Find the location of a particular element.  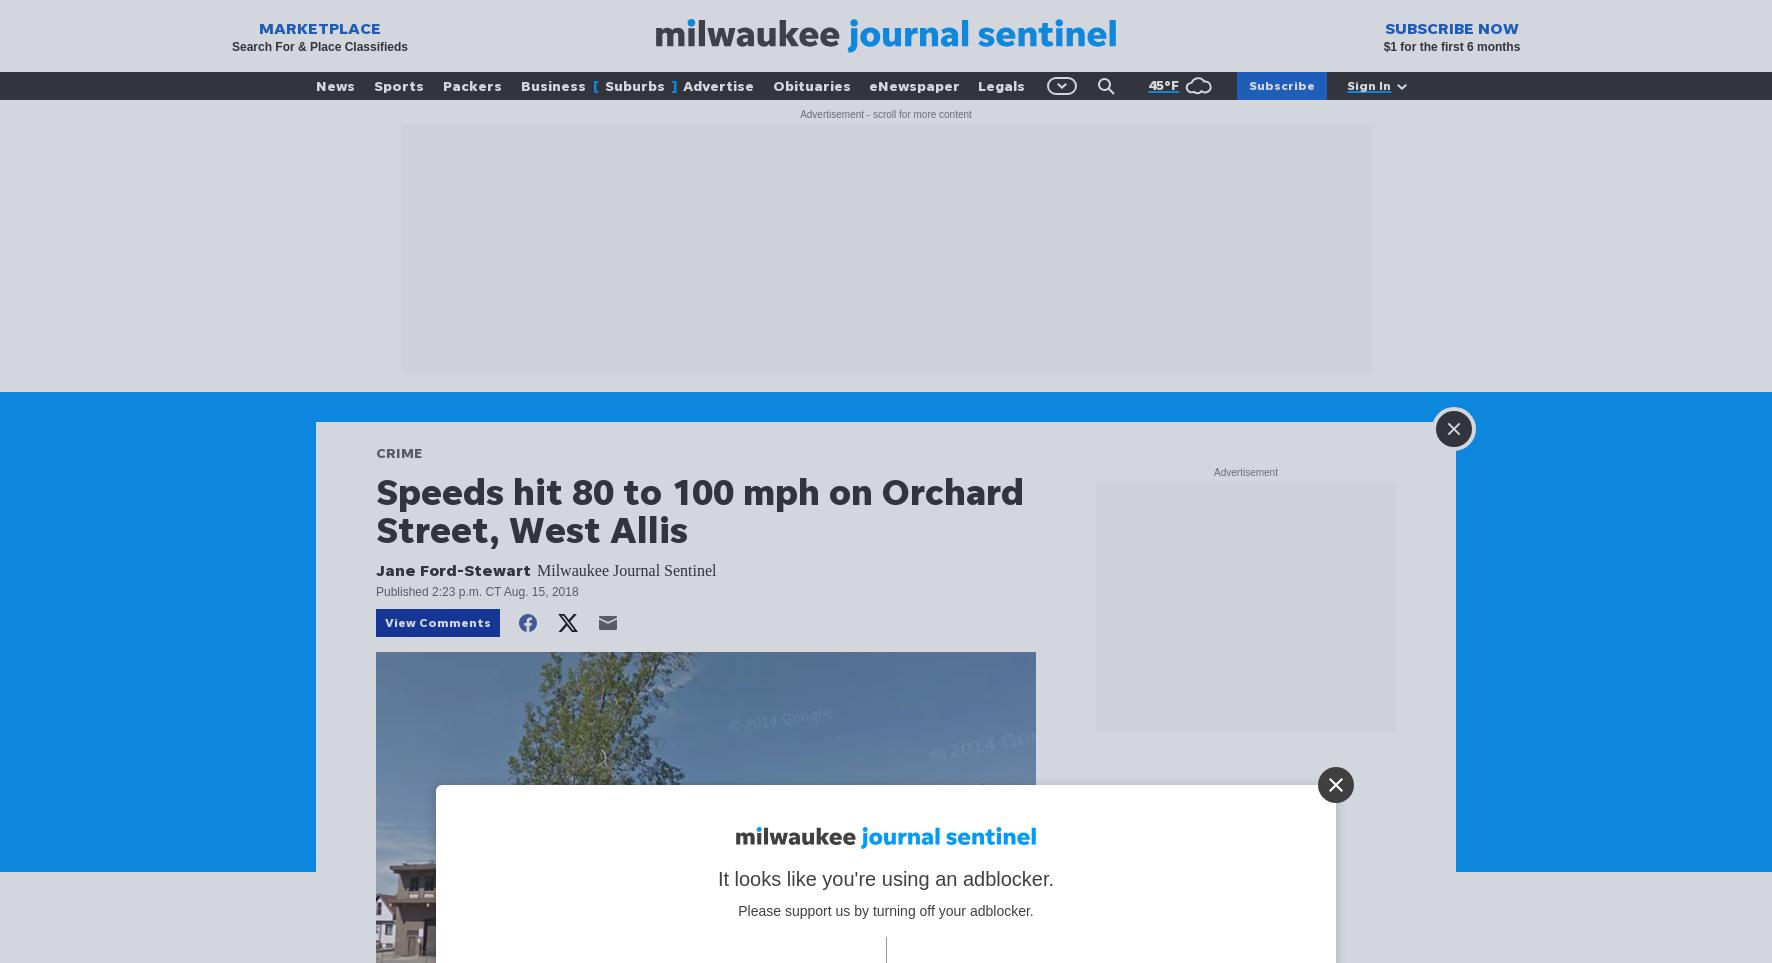

'Sports' is located at coordinates (399, 85).